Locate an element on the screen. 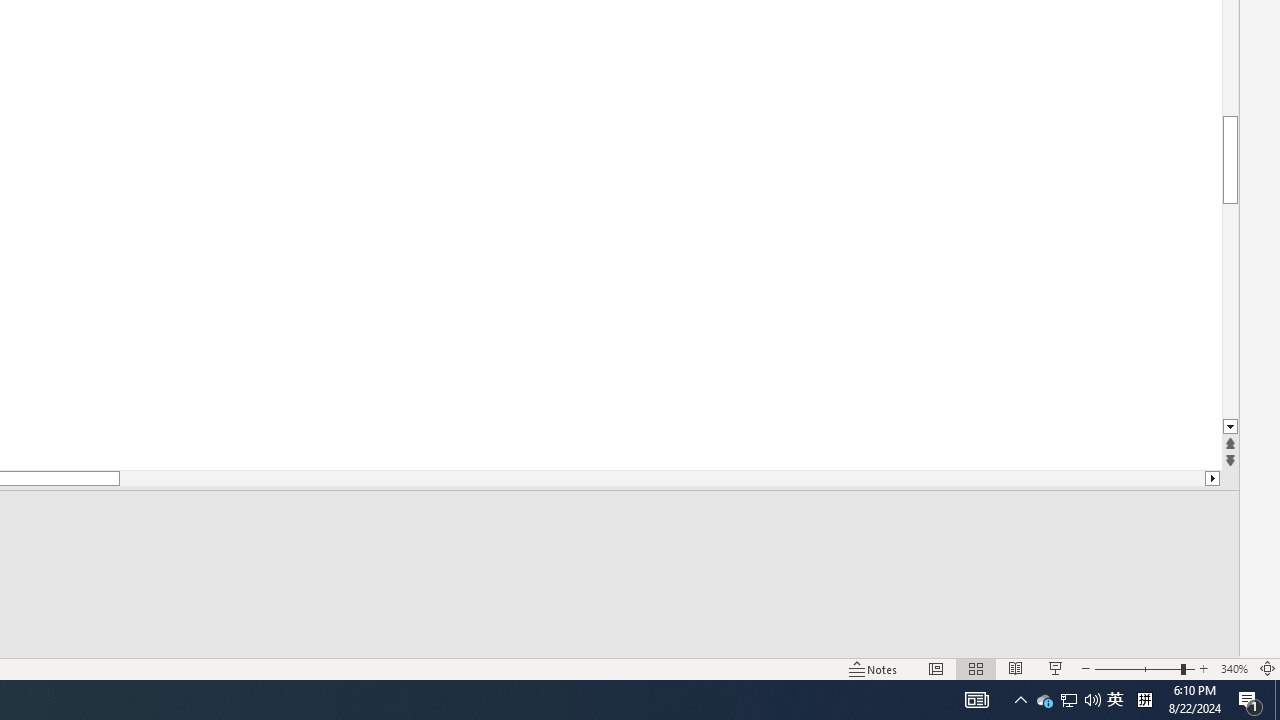 The height and width of the screenshot is (720, 1280). 'Slide Show' is located at coordinates (1055, 669).